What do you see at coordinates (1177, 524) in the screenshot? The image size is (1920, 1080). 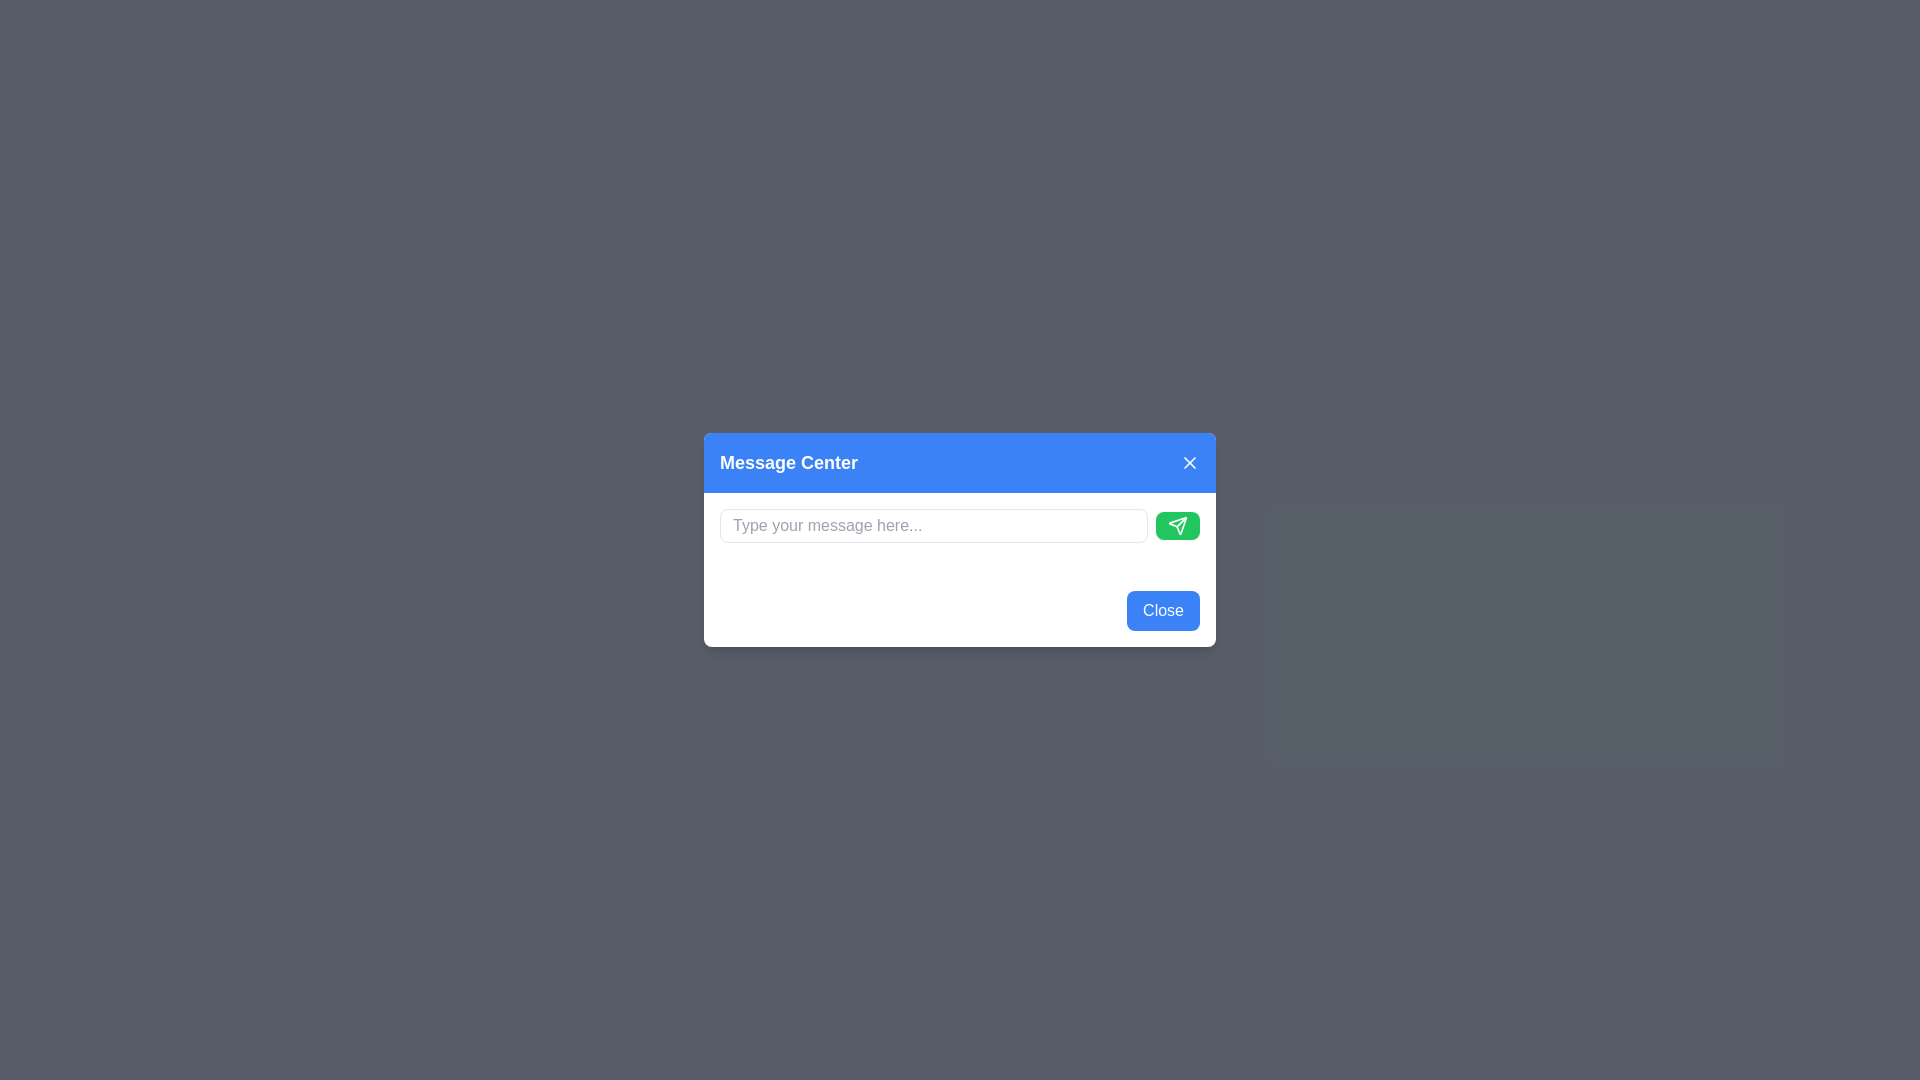 I see `the green icon button with a paper plane icon located on the right side of the input field in the 'Message Center' dialog box` at bounding box center [1177, 524].